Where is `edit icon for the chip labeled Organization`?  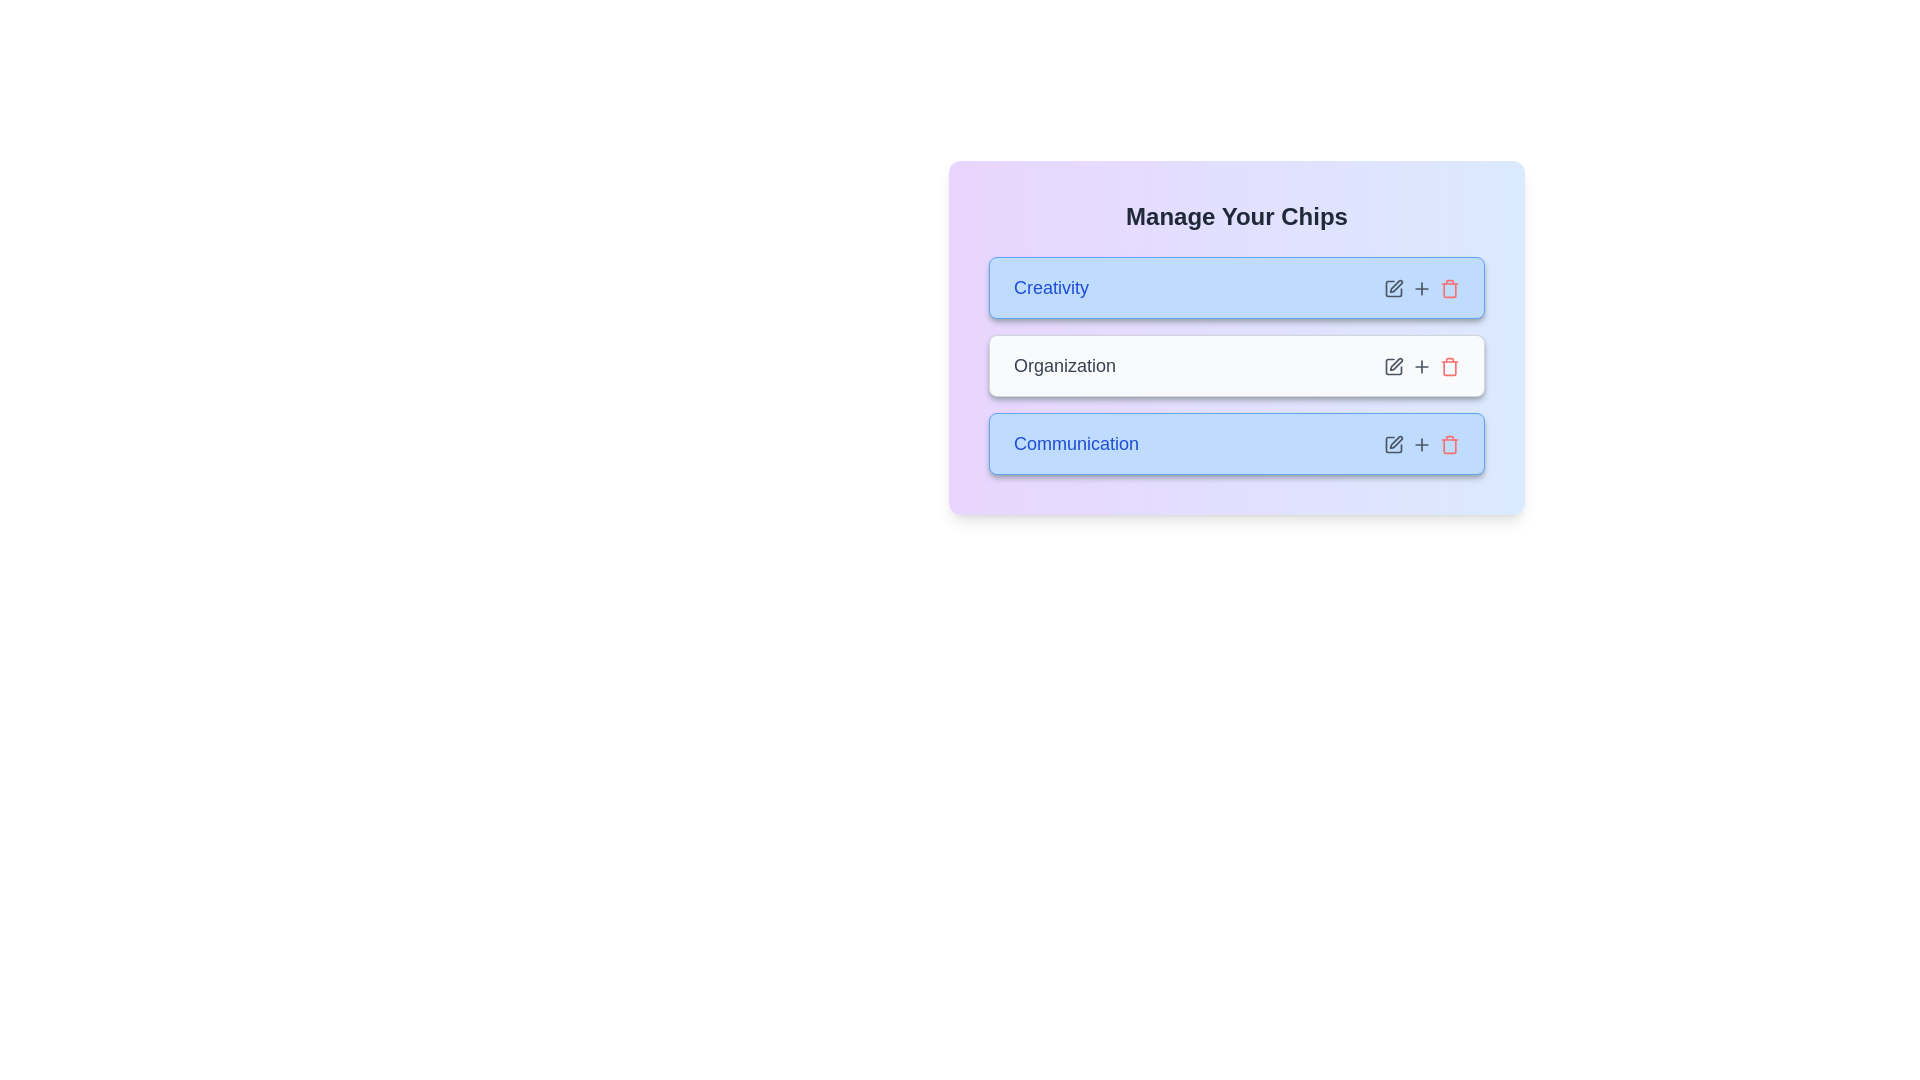
edit icon for the chip labeled Organization is located at coordinates (1392, 366).